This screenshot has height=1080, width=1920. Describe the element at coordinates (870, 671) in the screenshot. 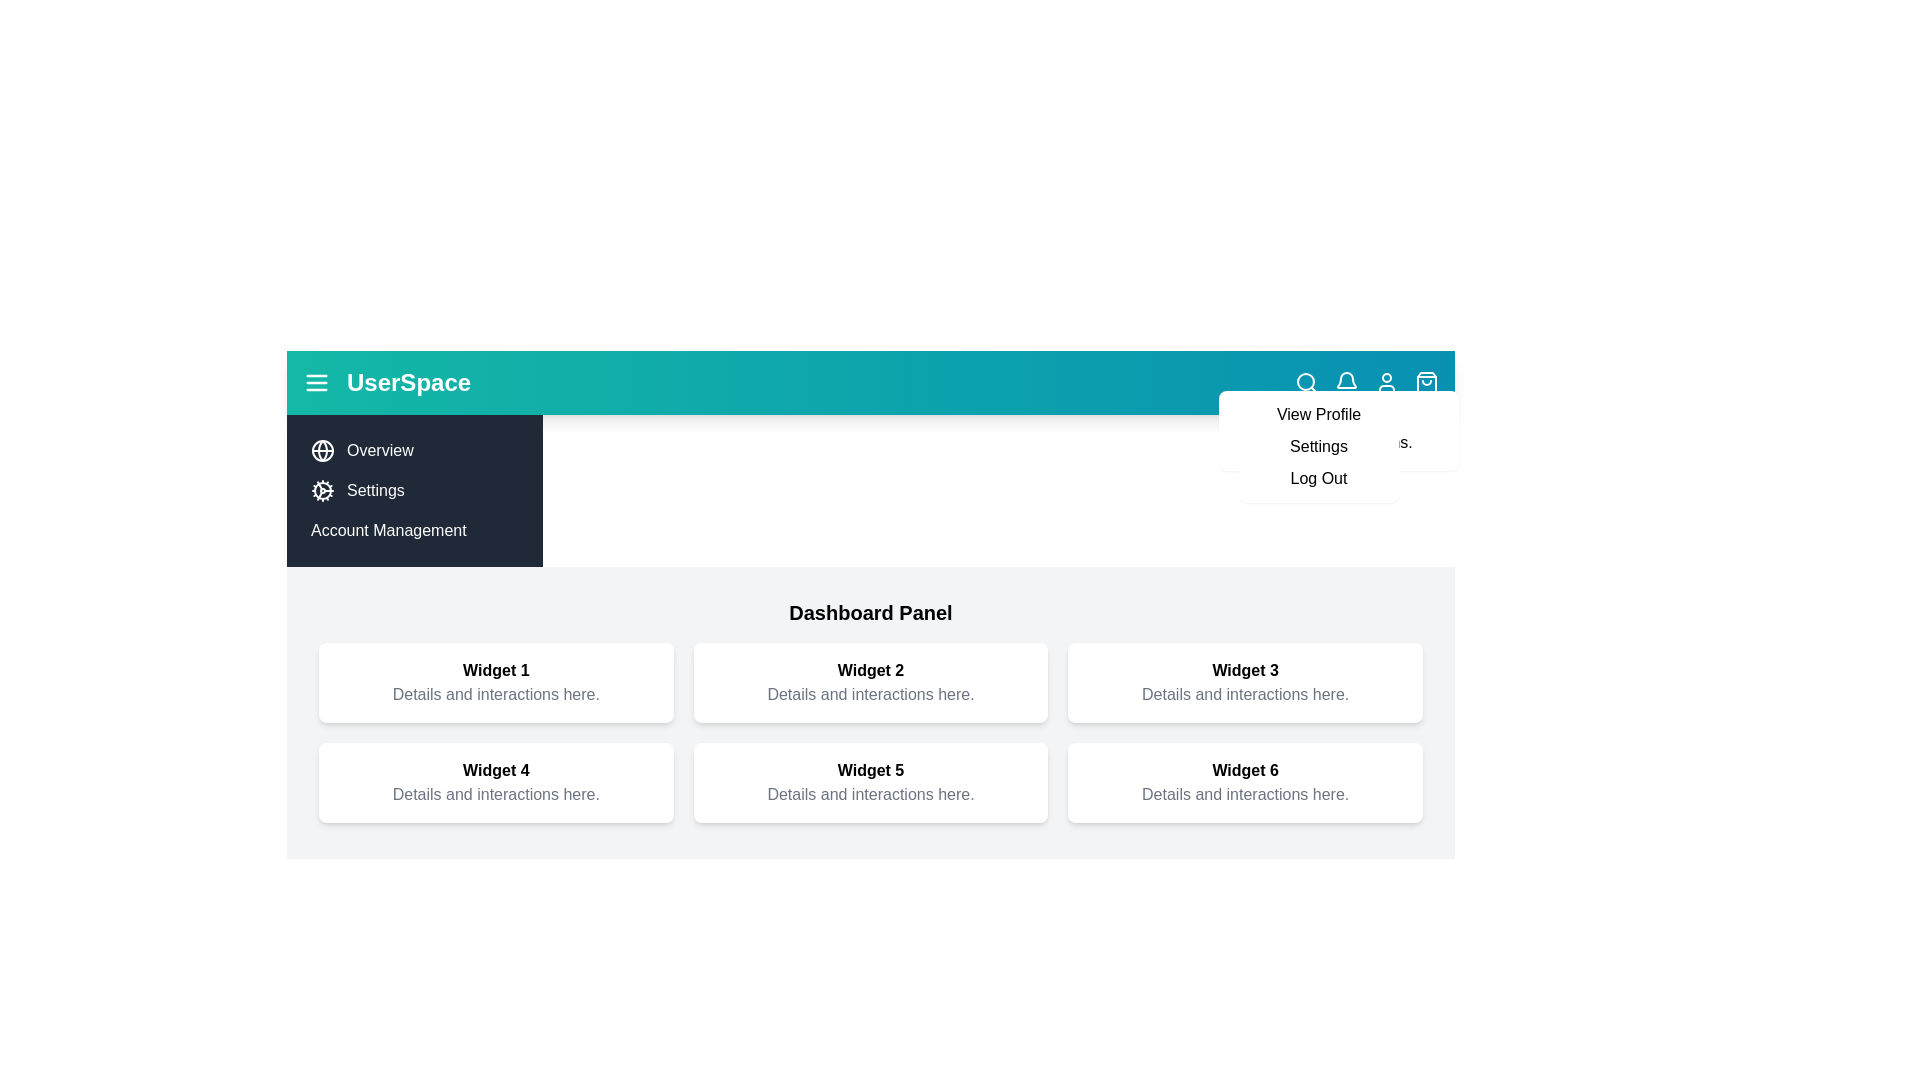

I see `the static text label that serves as the title for the second widget in the dashboard panel` at that location.